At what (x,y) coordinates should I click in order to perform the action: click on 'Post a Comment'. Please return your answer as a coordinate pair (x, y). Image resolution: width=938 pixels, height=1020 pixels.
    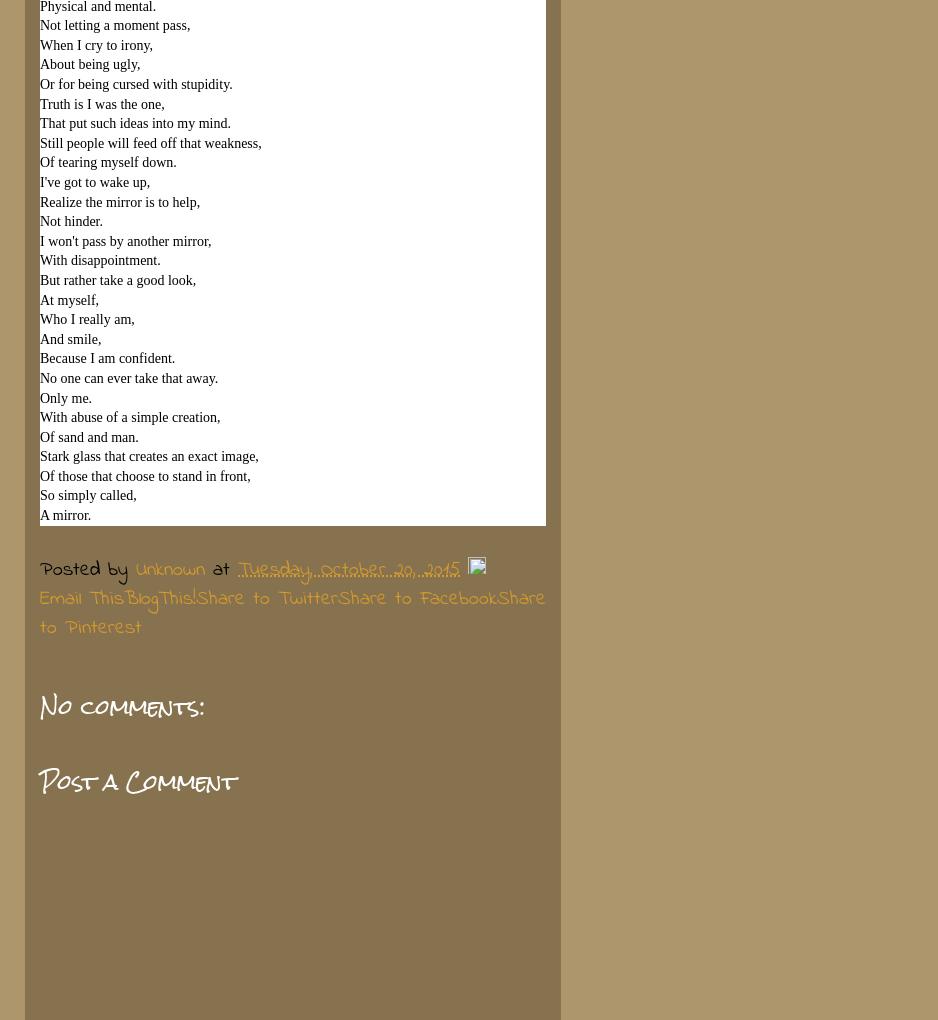
    Looking at the image, I should click on (137, 781).